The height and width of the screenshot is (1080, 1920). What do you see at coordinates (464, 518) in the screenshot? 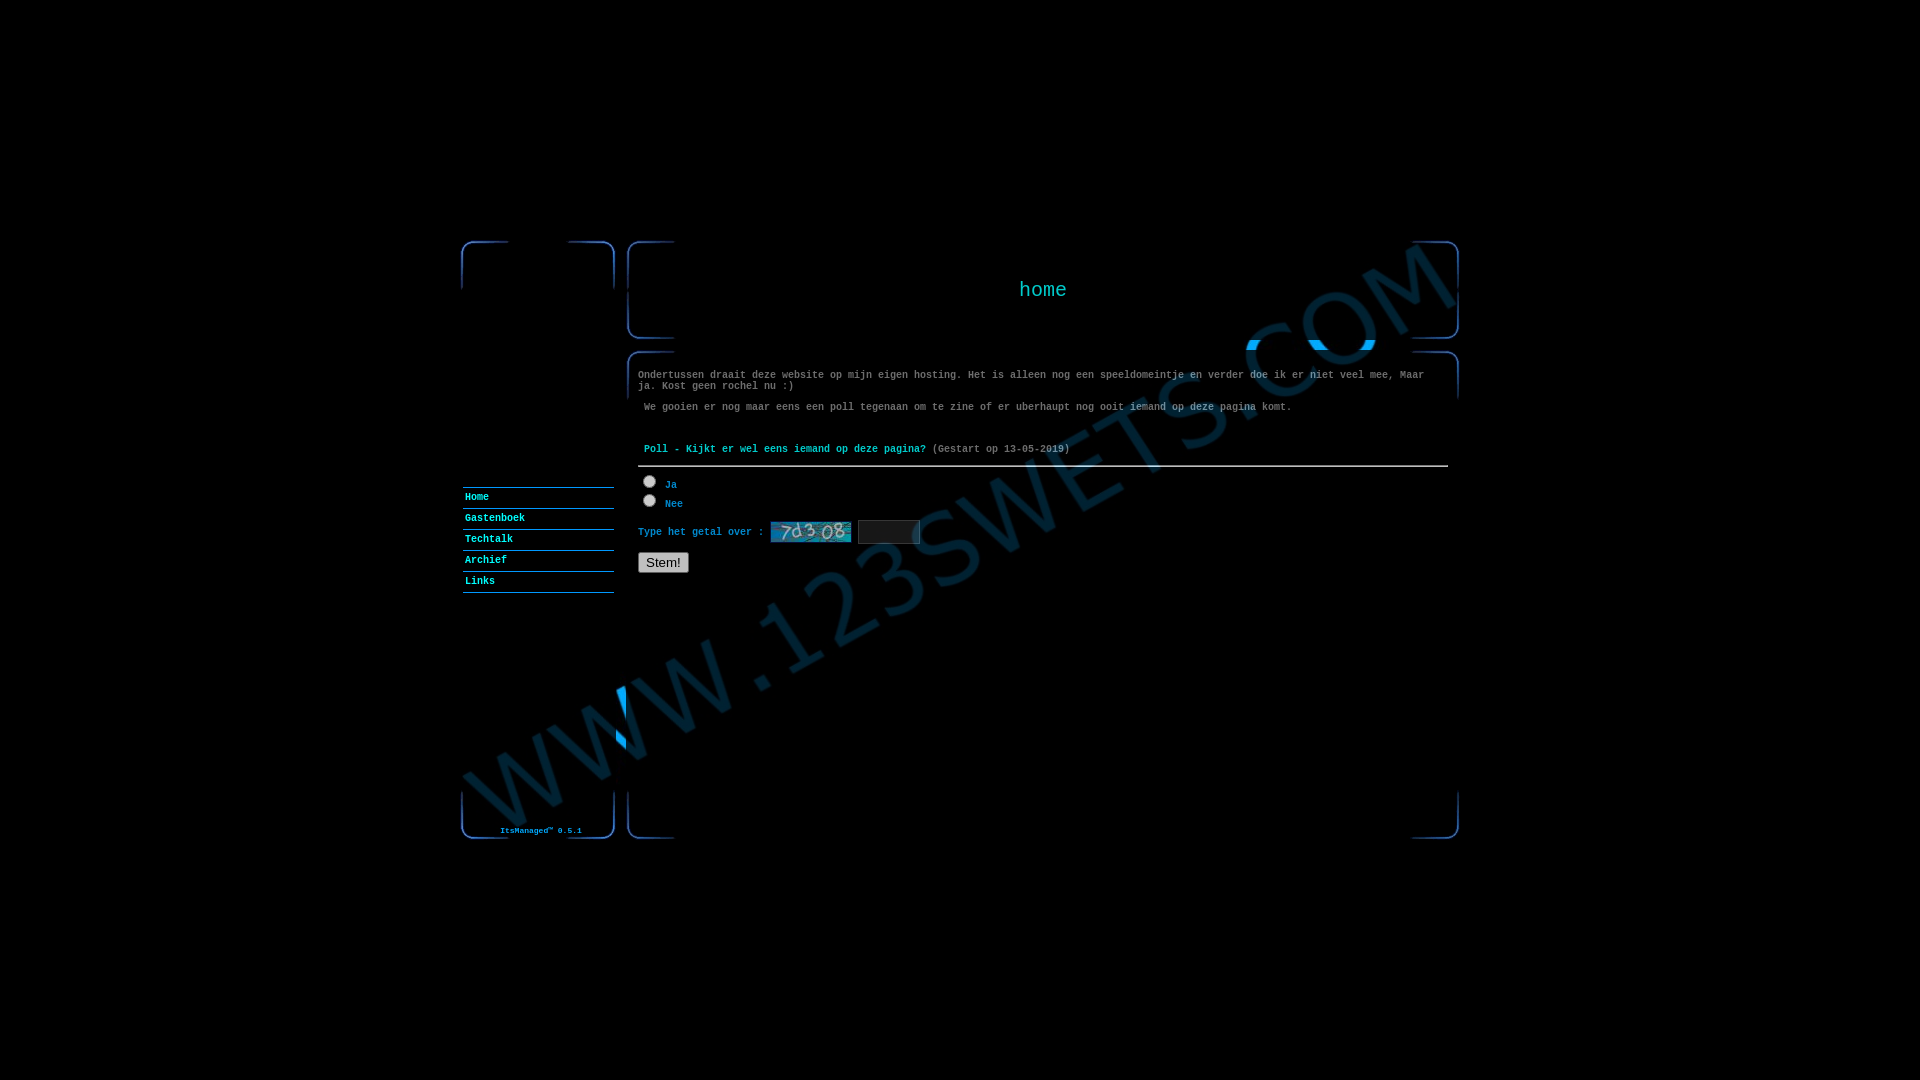
I see `'Gastenboek'` at bounding box center [464, 518].